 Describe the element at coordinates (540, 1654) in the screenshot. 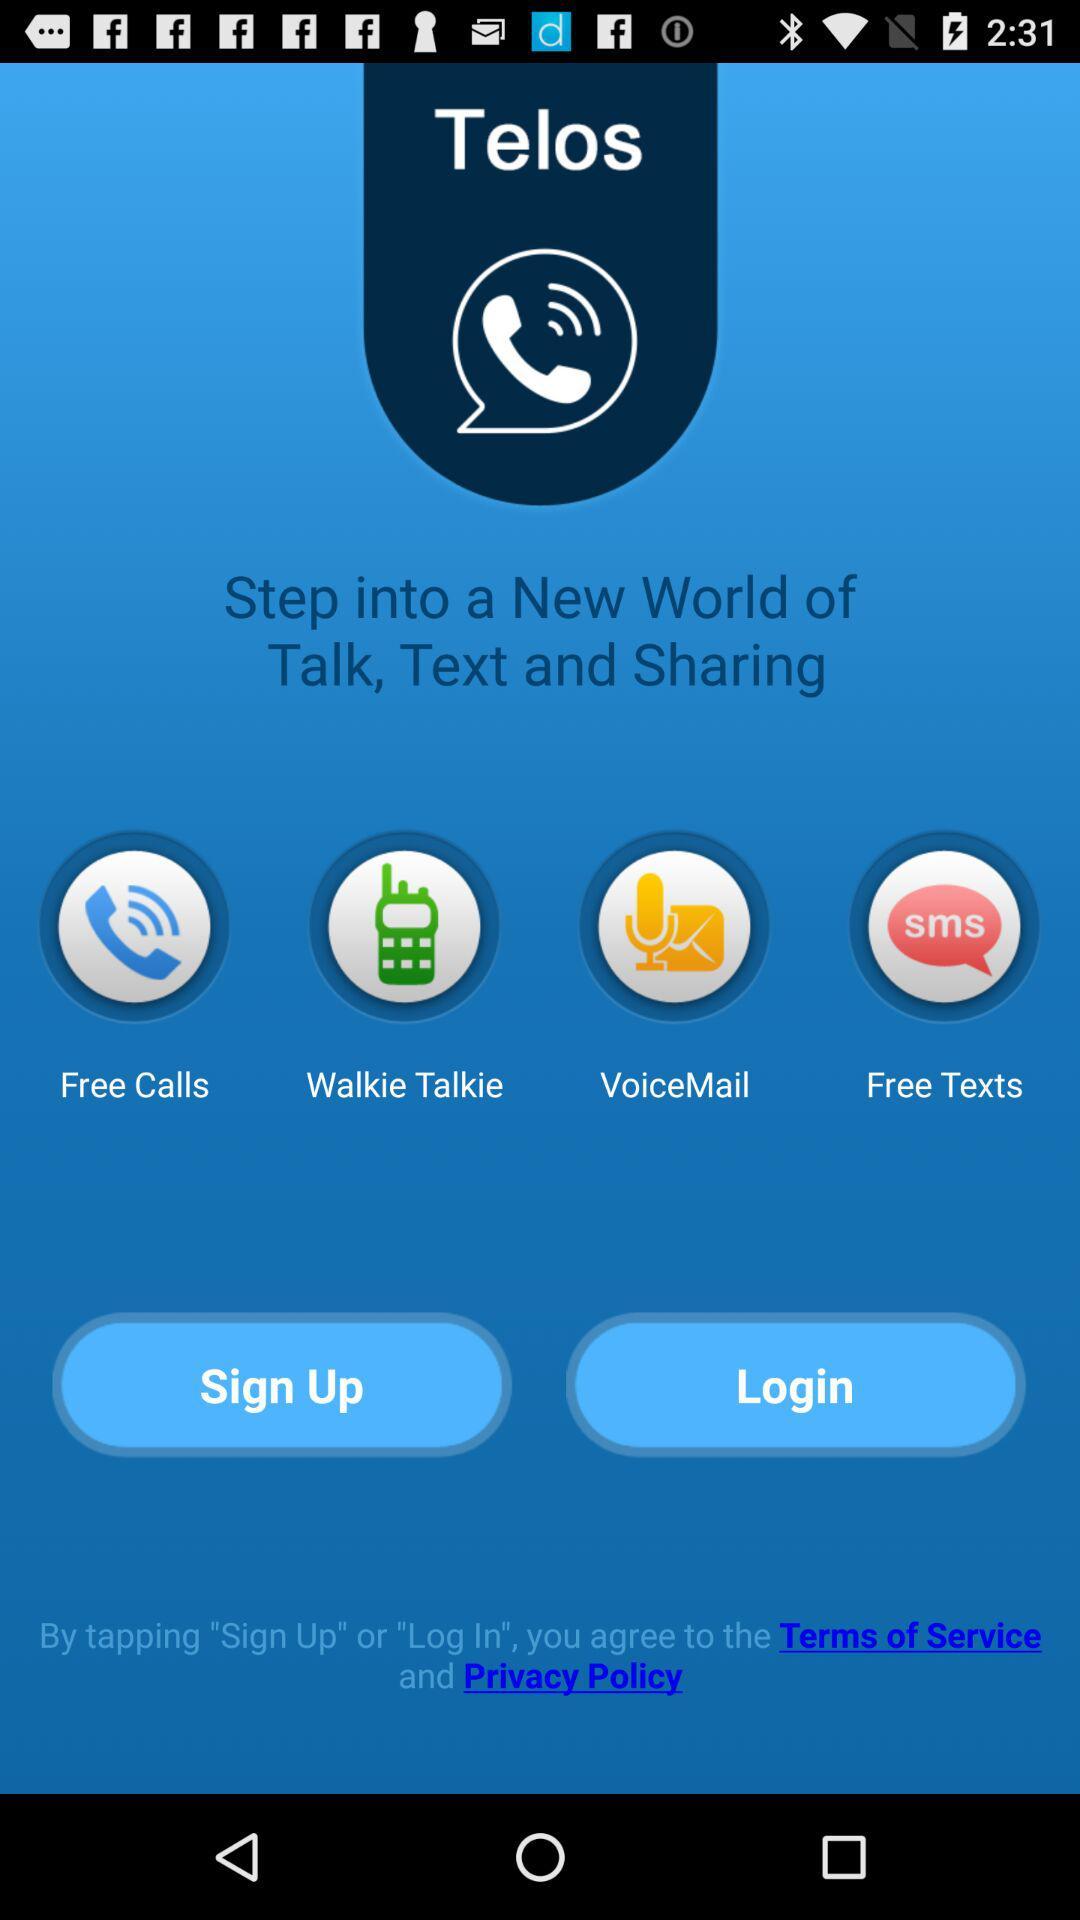

I see `icon at the bottom` at that location.